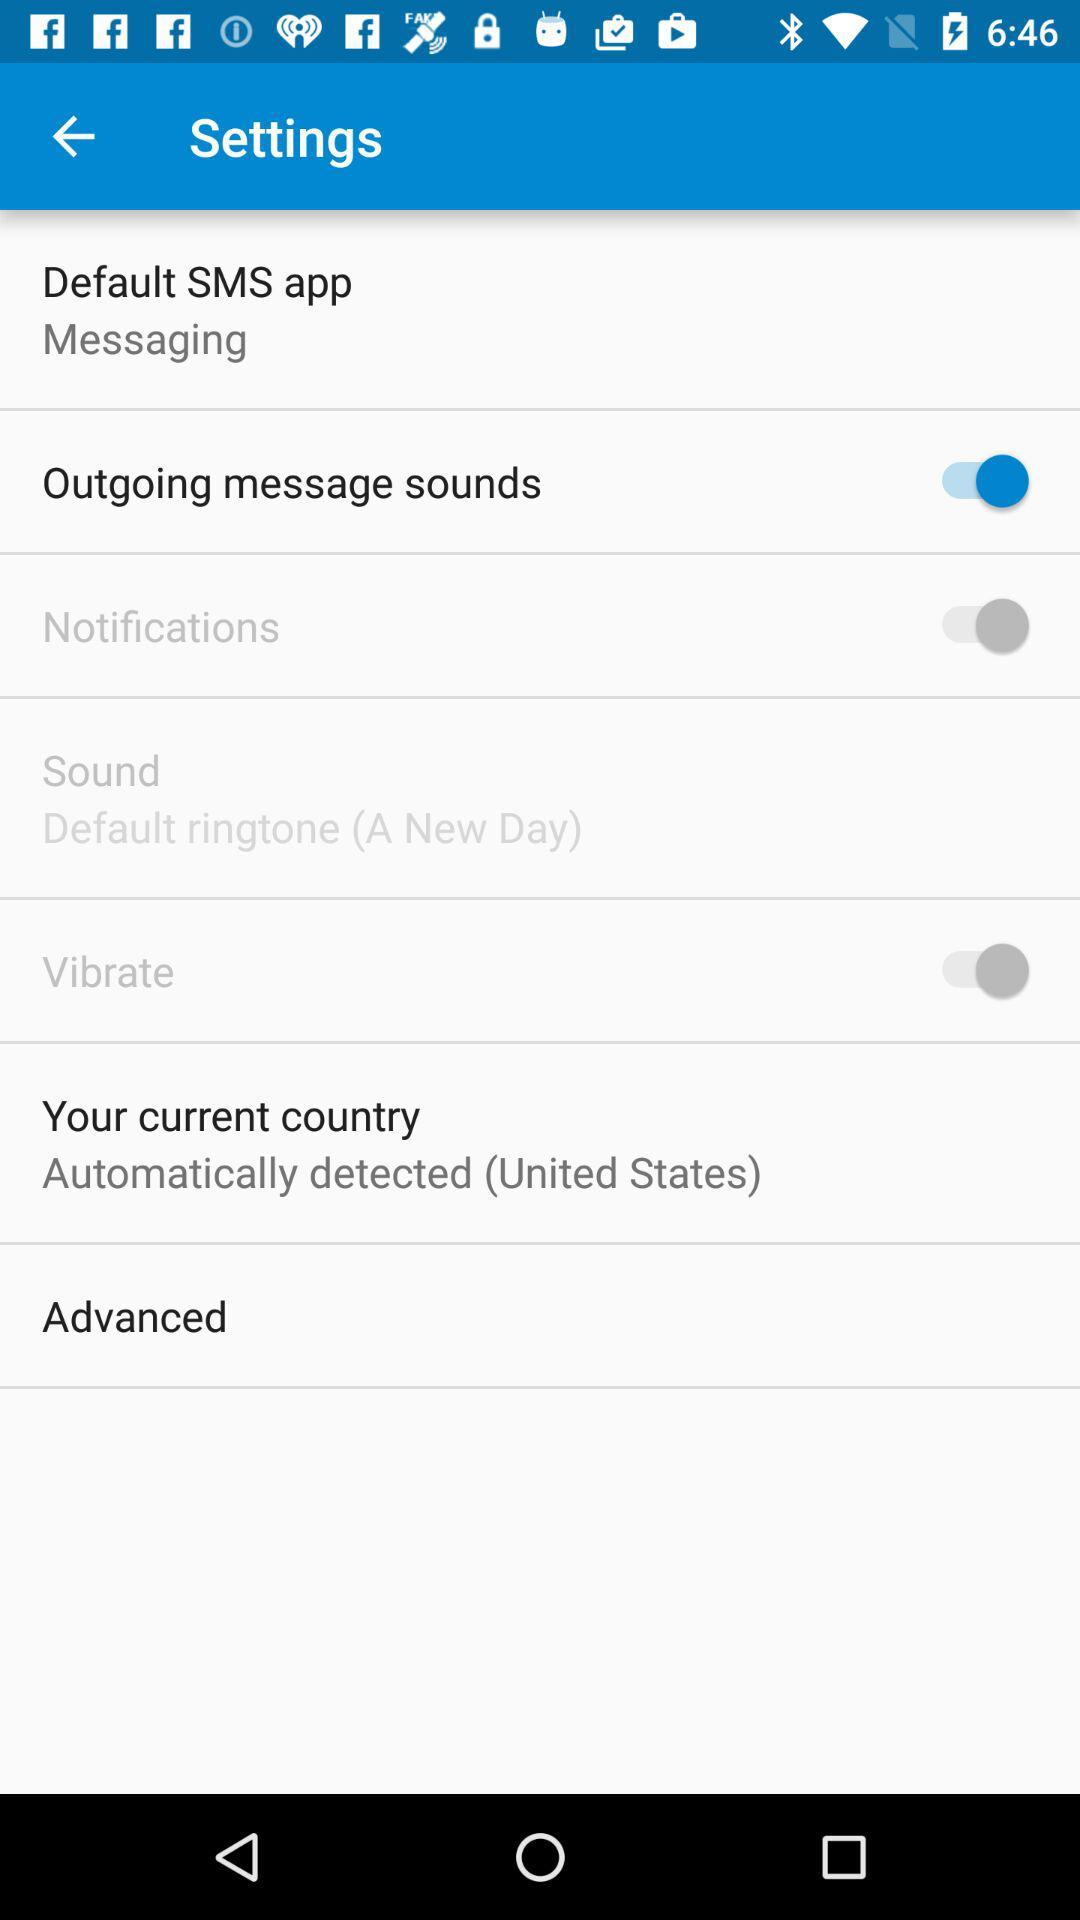 The width and height of the screenshot is (1080, 1920). What do you see at coordinates (72, 135) in the screenshot?
I see `app to the left of the settings` at bounding box center [72, 135].